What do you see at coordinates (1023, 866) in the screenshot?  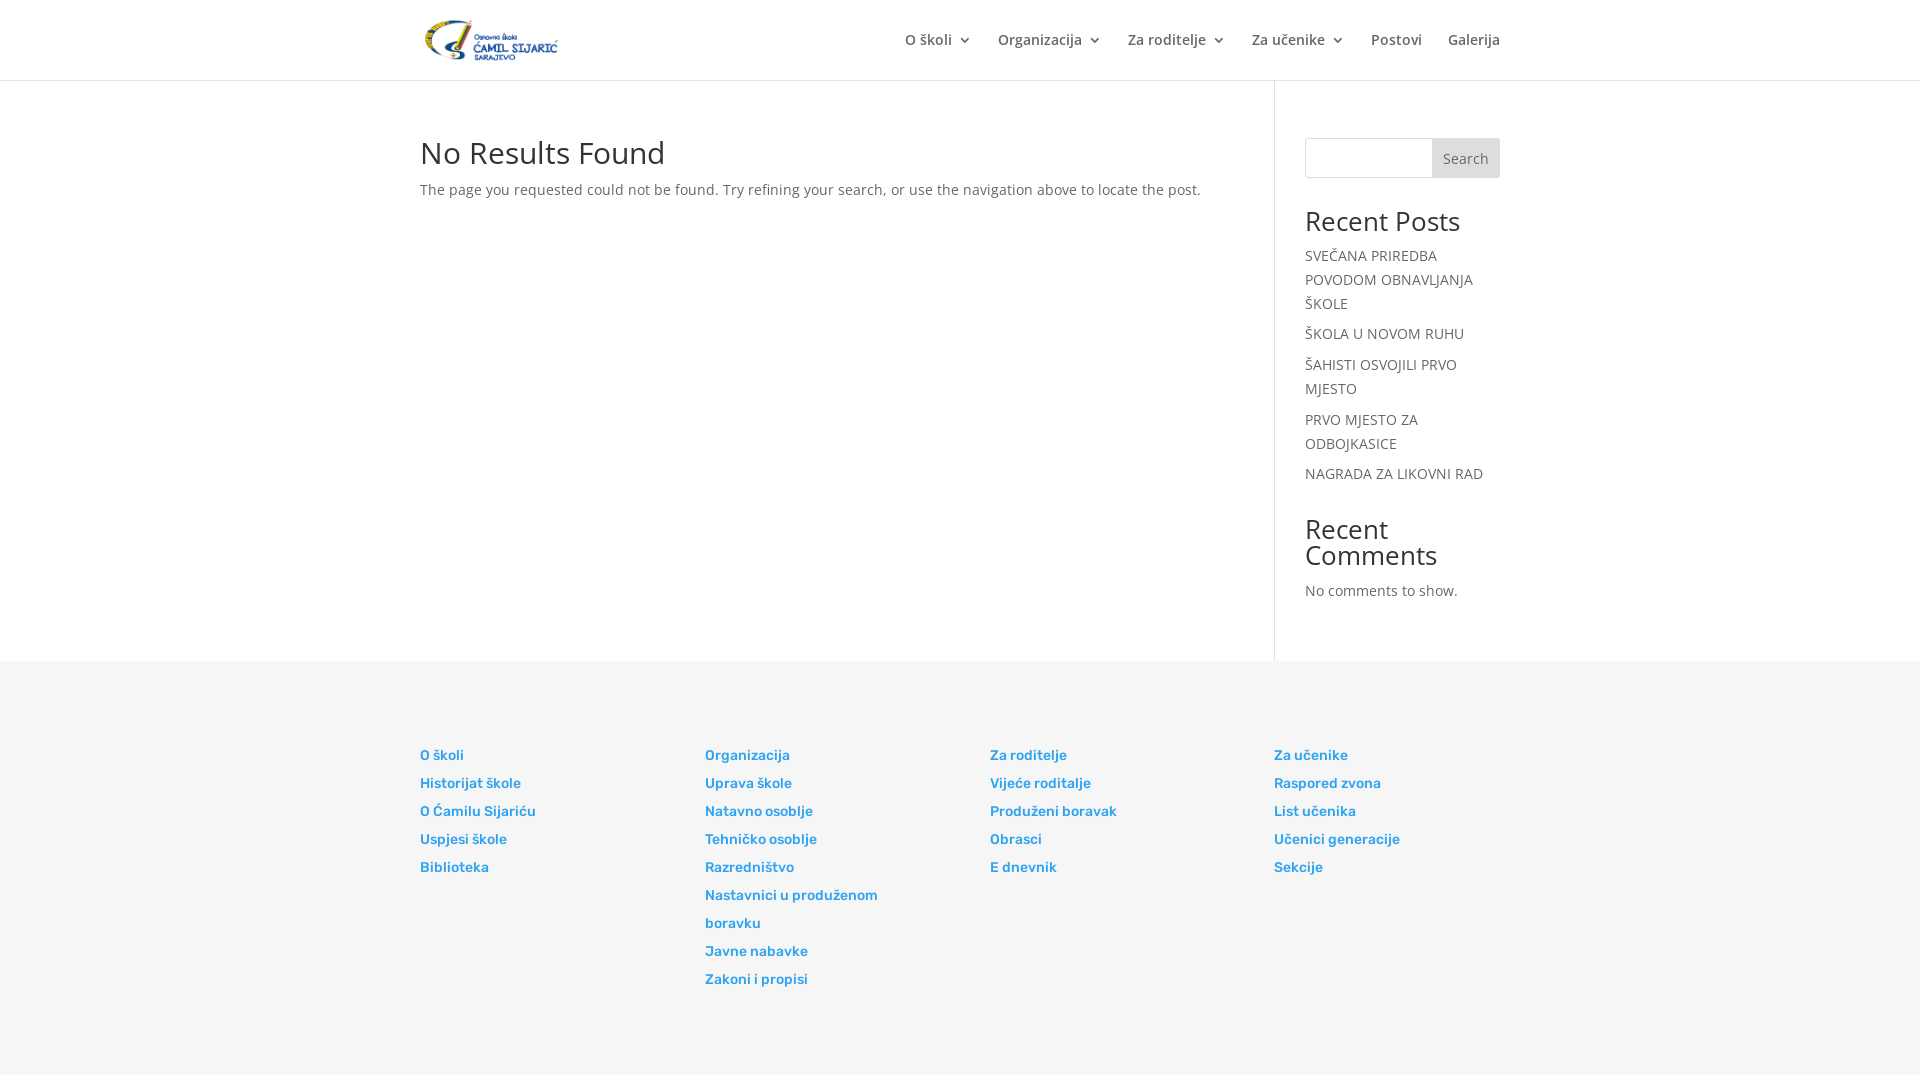 I see `'E dnevnik'` at bounding box center [1023, 866].